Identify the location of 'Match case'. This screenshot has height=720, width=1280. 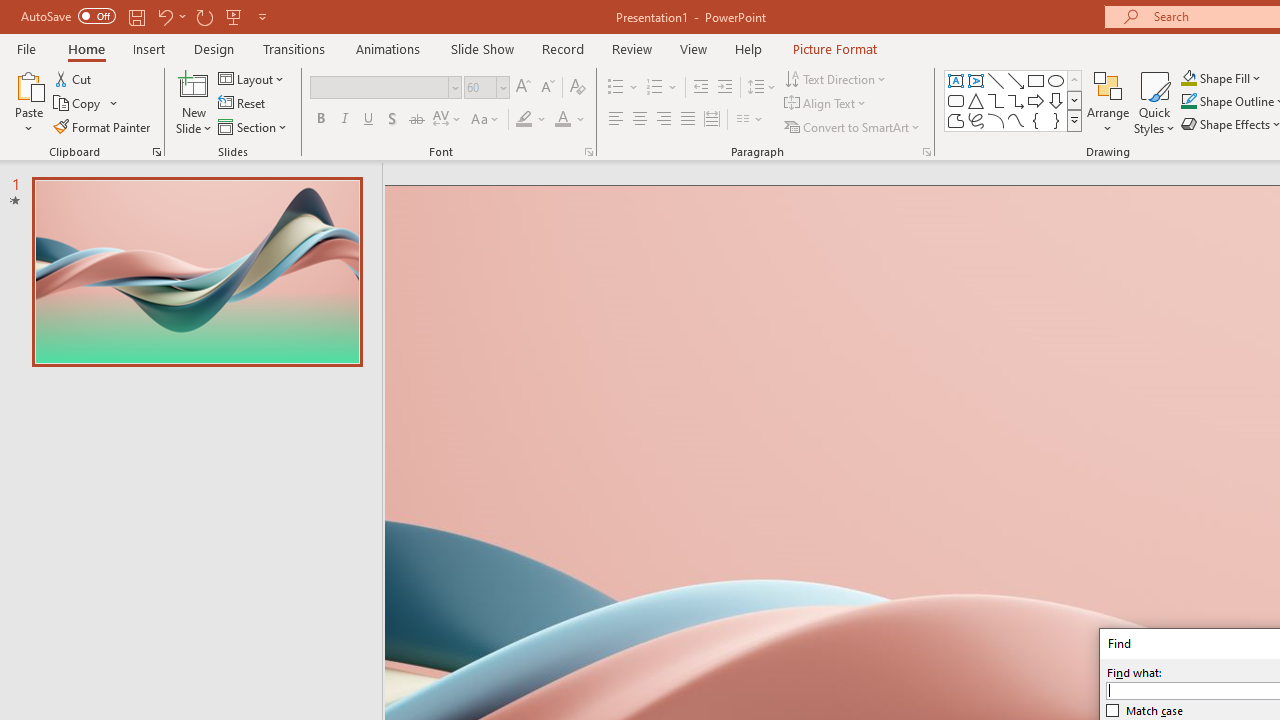
(1145, 710).